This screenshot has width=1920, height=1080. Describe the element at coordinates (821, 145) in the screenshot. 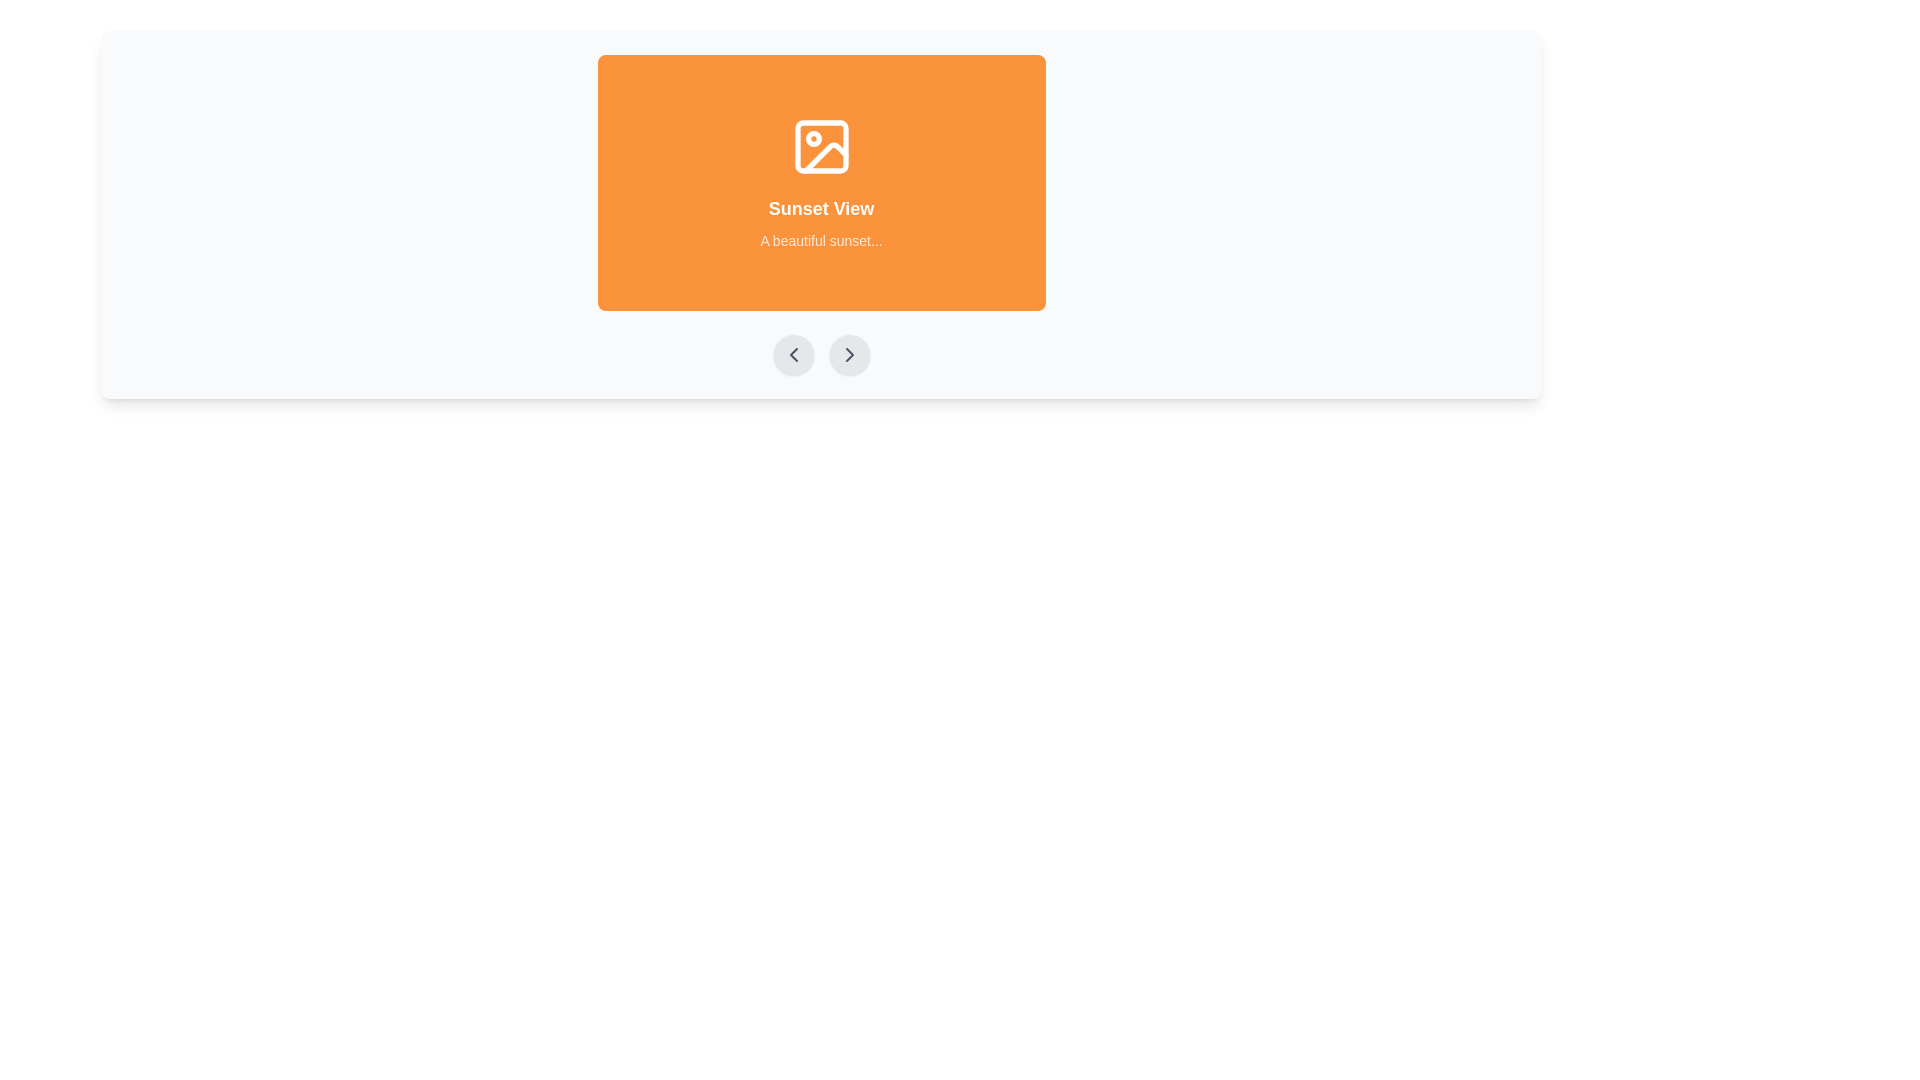

I see `the icon representing 'Sunset View', located at the center-top of the orange box labeled 'Sunset View'` at that location.